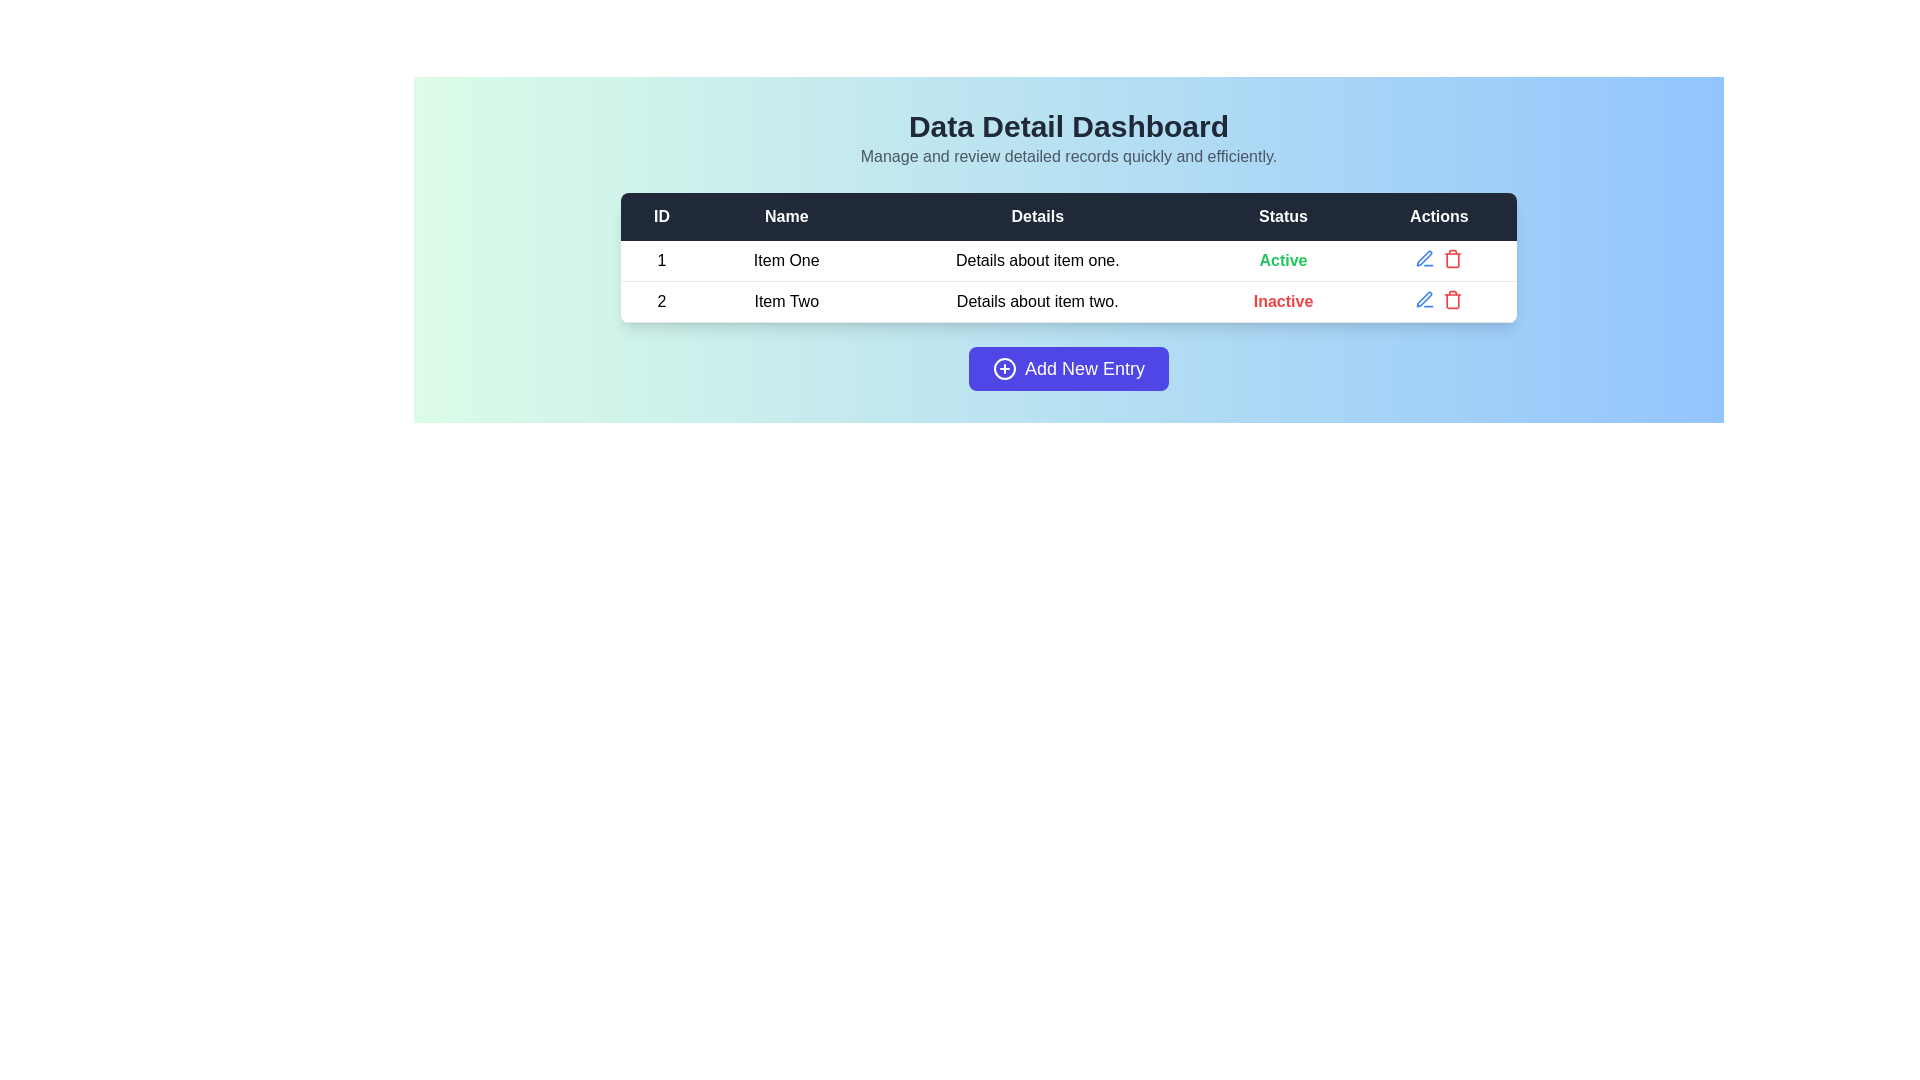 Image resolution: width=1920 pixels, height=1080 pixels. What do you see at coordinates (1453, 300) in the screenshot?
I see `the red trash can icon representing the delete action, which is the second icon under the 'Actions' column of the second row in the data table` at bounding box center [1453, 300].